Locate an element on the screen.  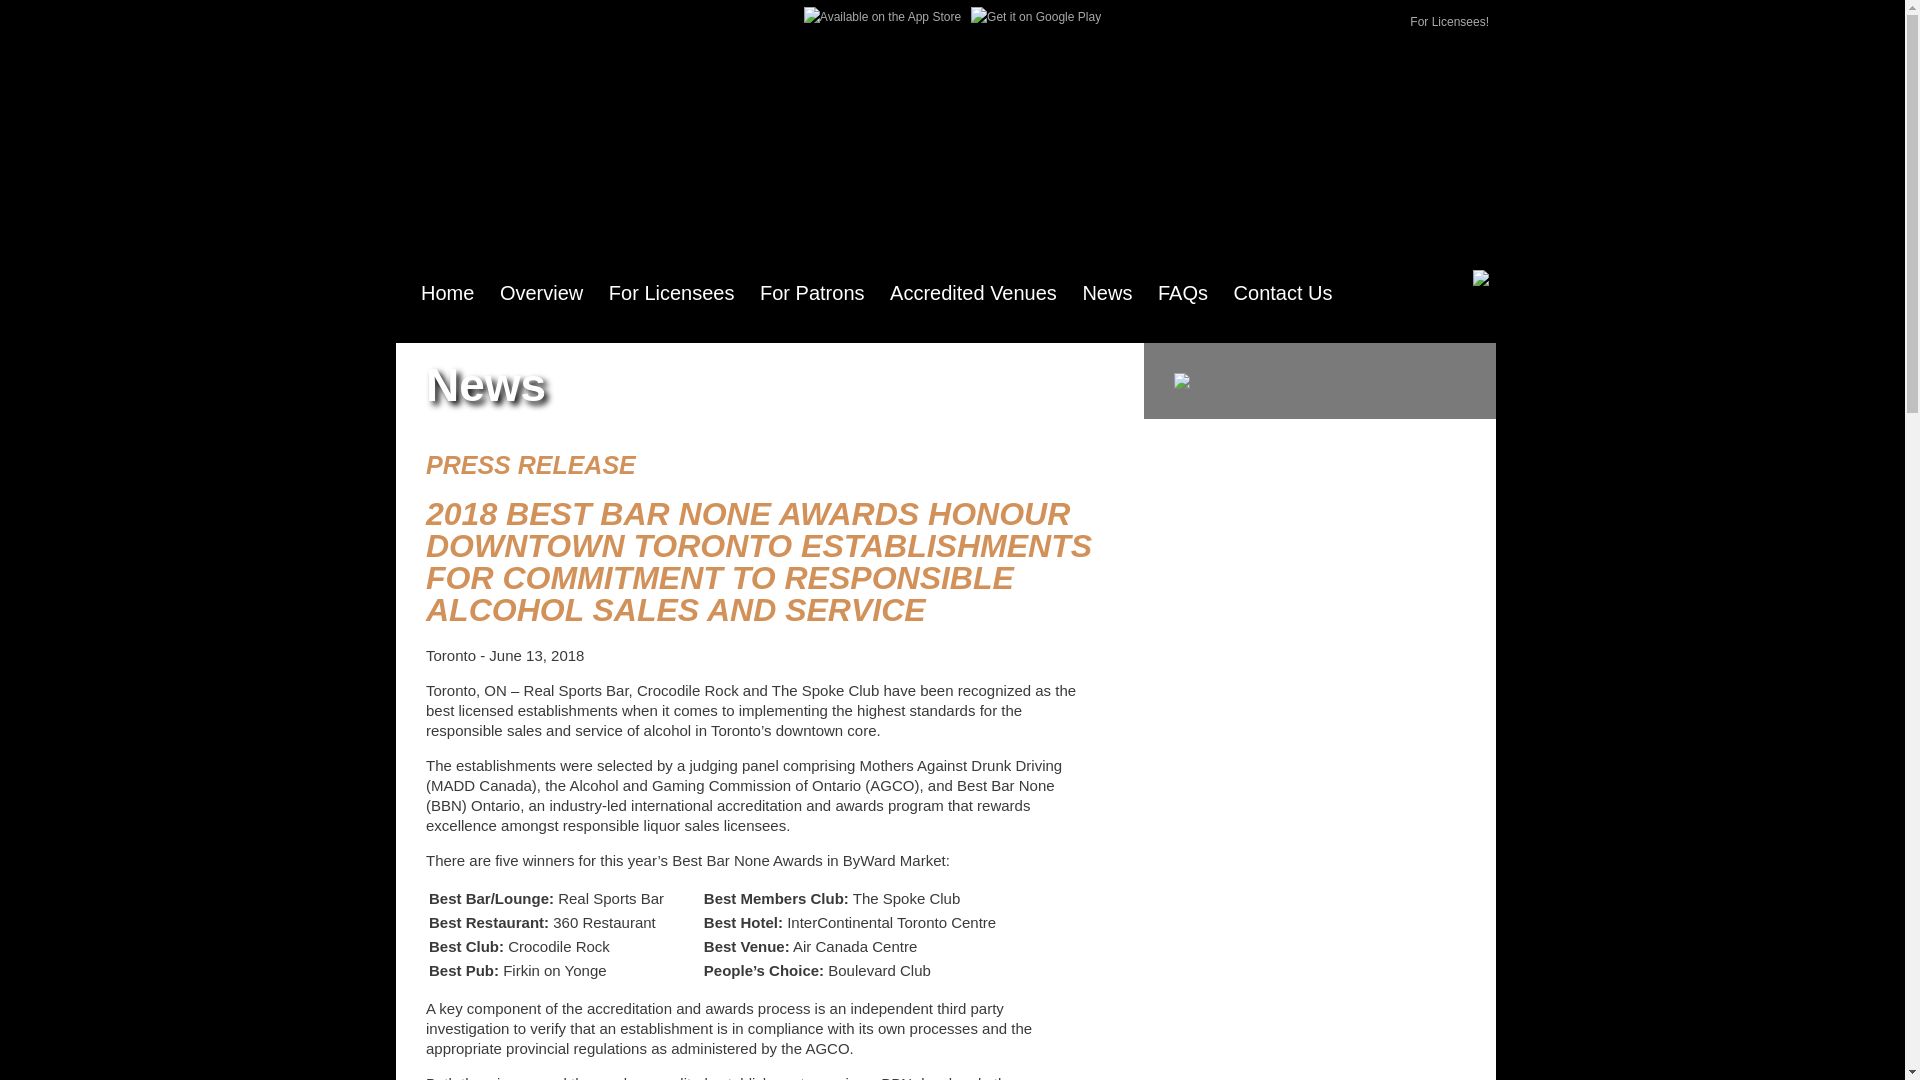
'For Patrons' is located at coordinates (811, 293).